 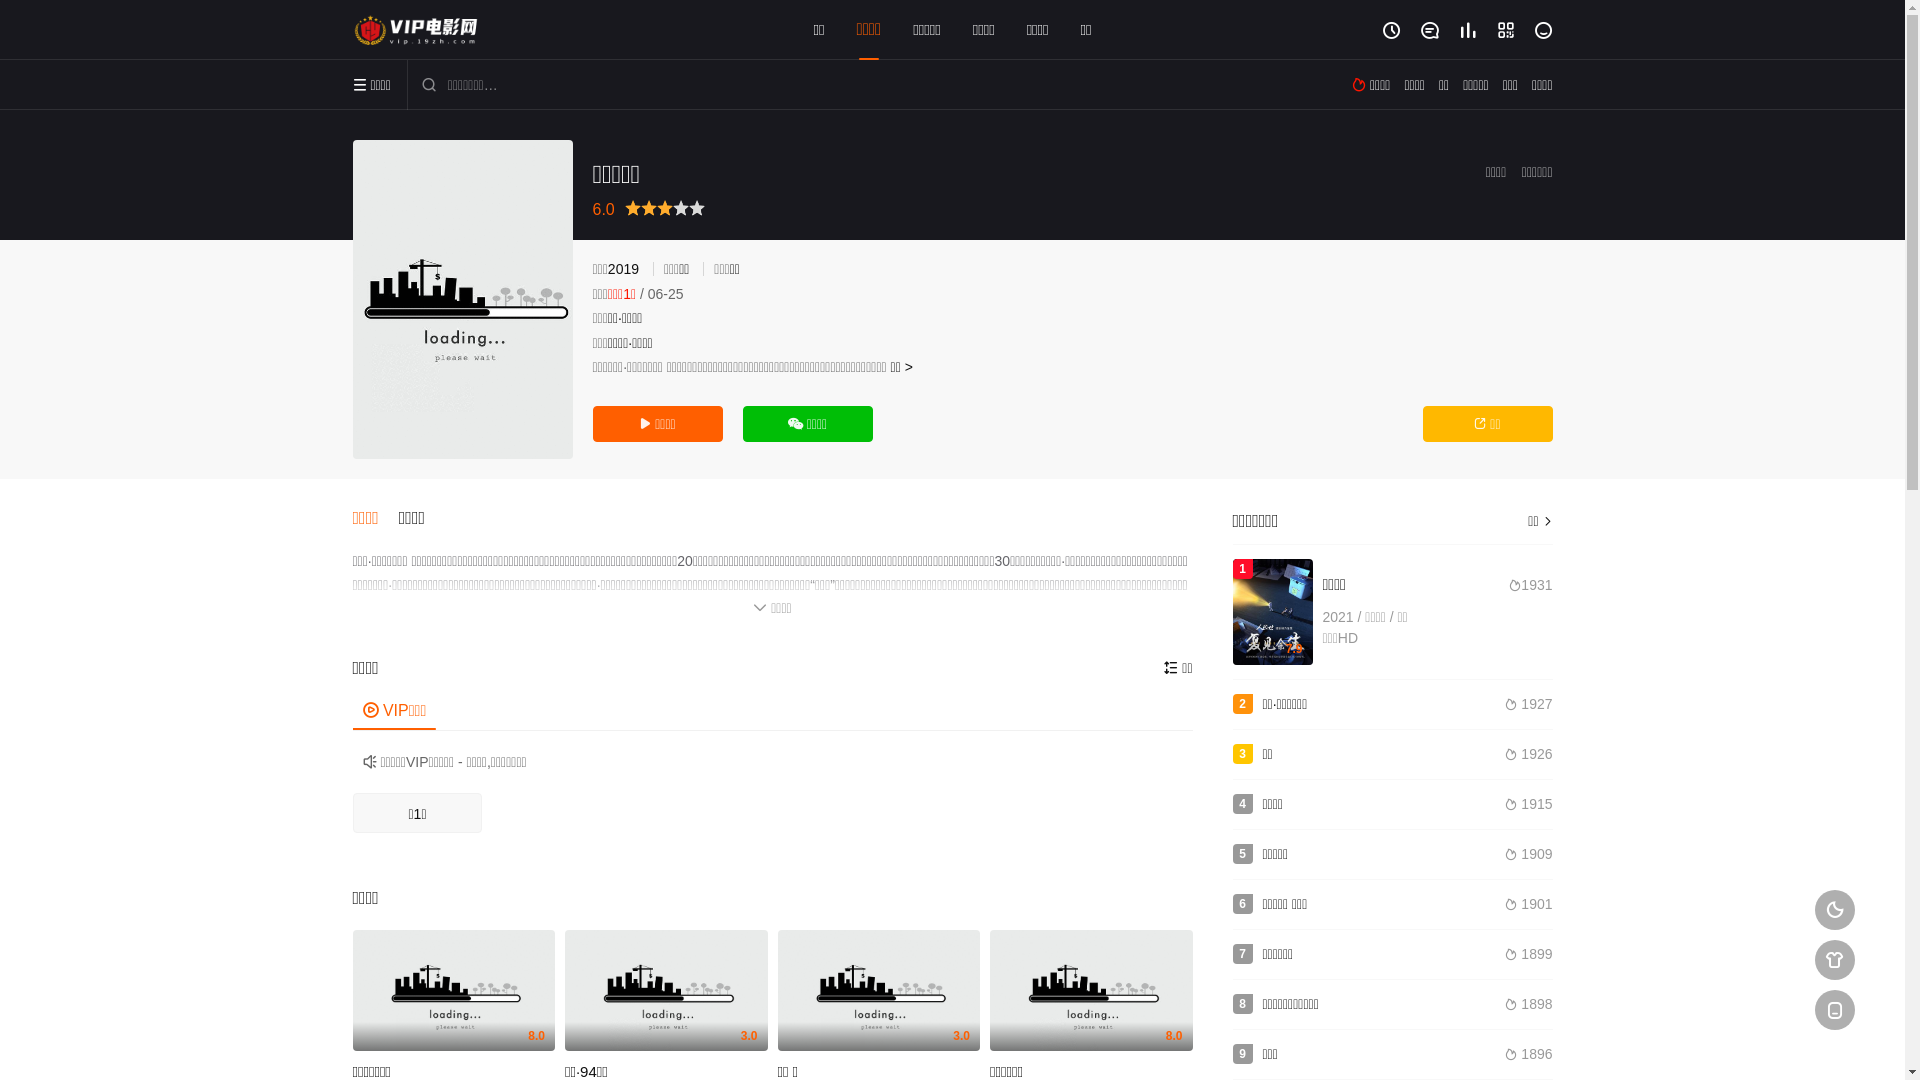 I want to click on '8.0', so click(x=452, y=991).